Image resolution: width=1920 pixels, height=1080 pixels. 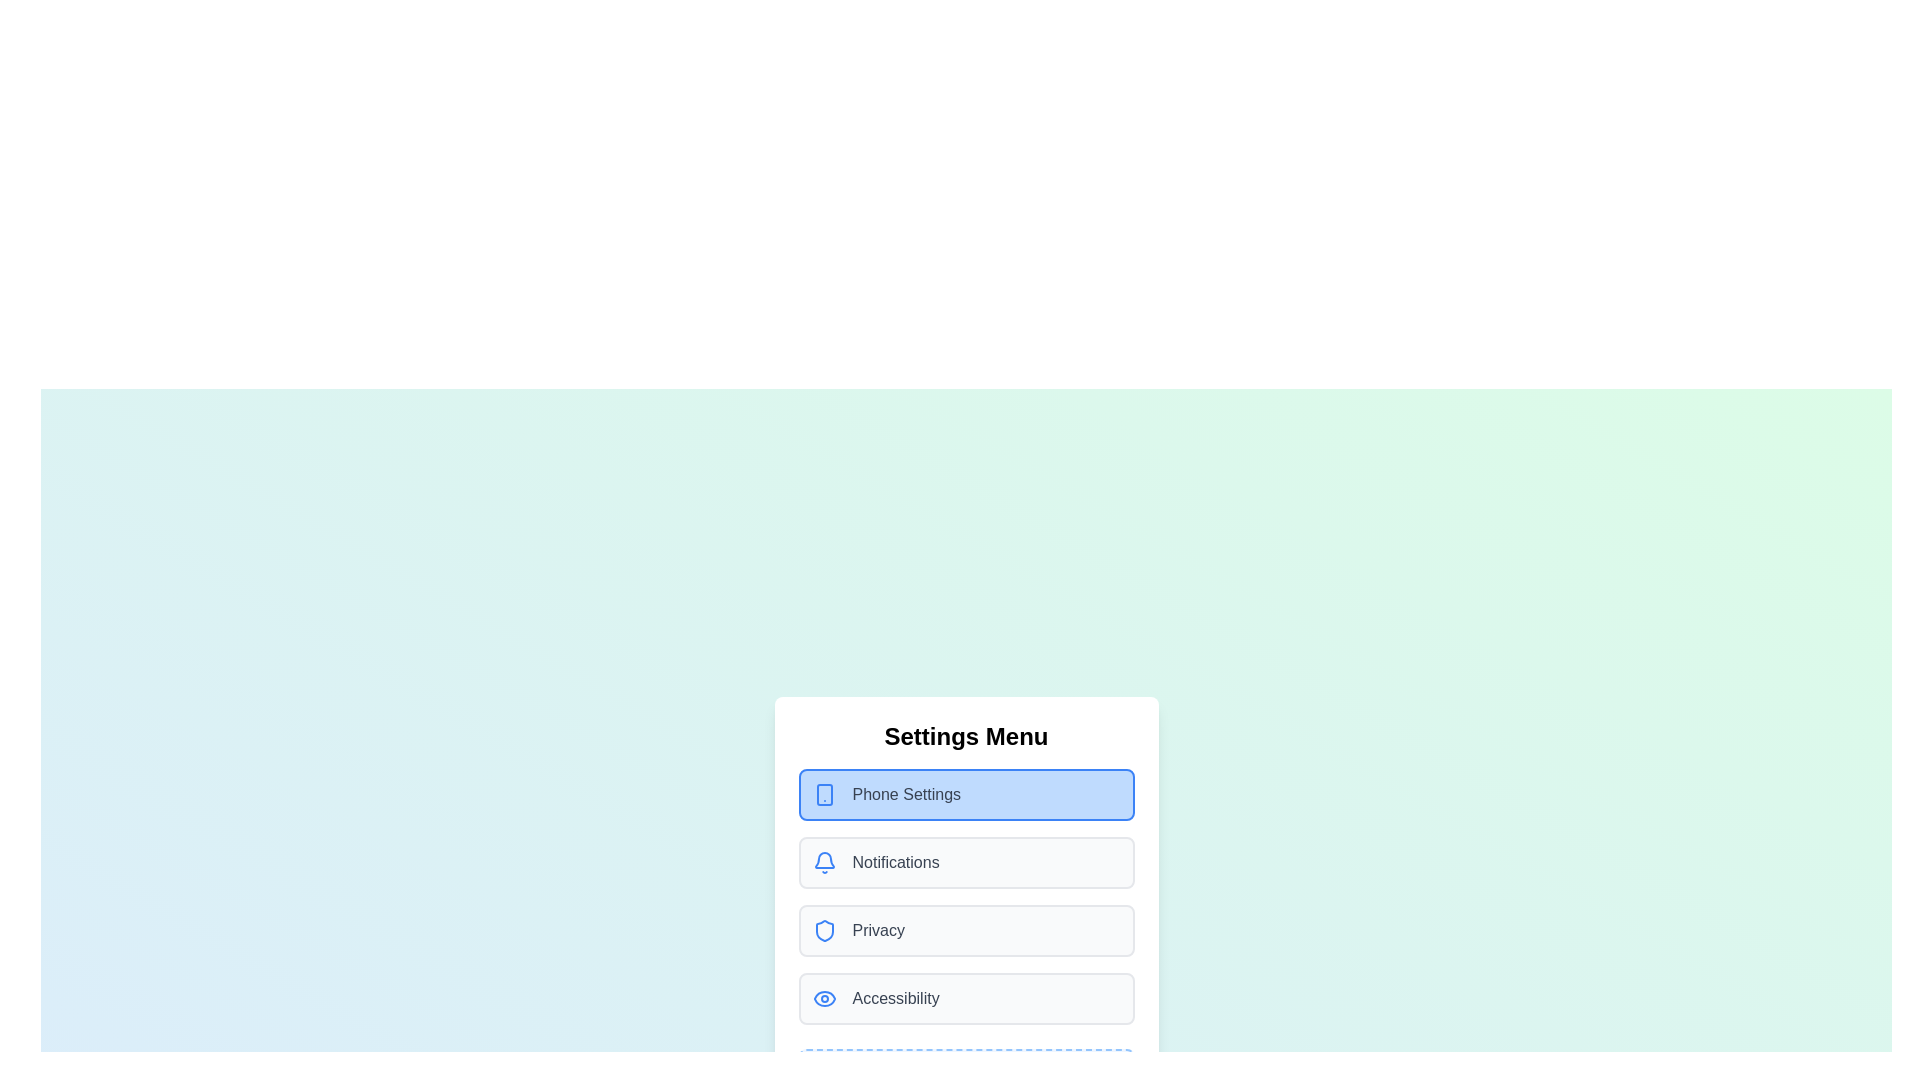 What do you see at coordinates (966, 793) in the screenshot?
I see `the menu item corresponding to Phone Settings` at bounding box center [966, 793].